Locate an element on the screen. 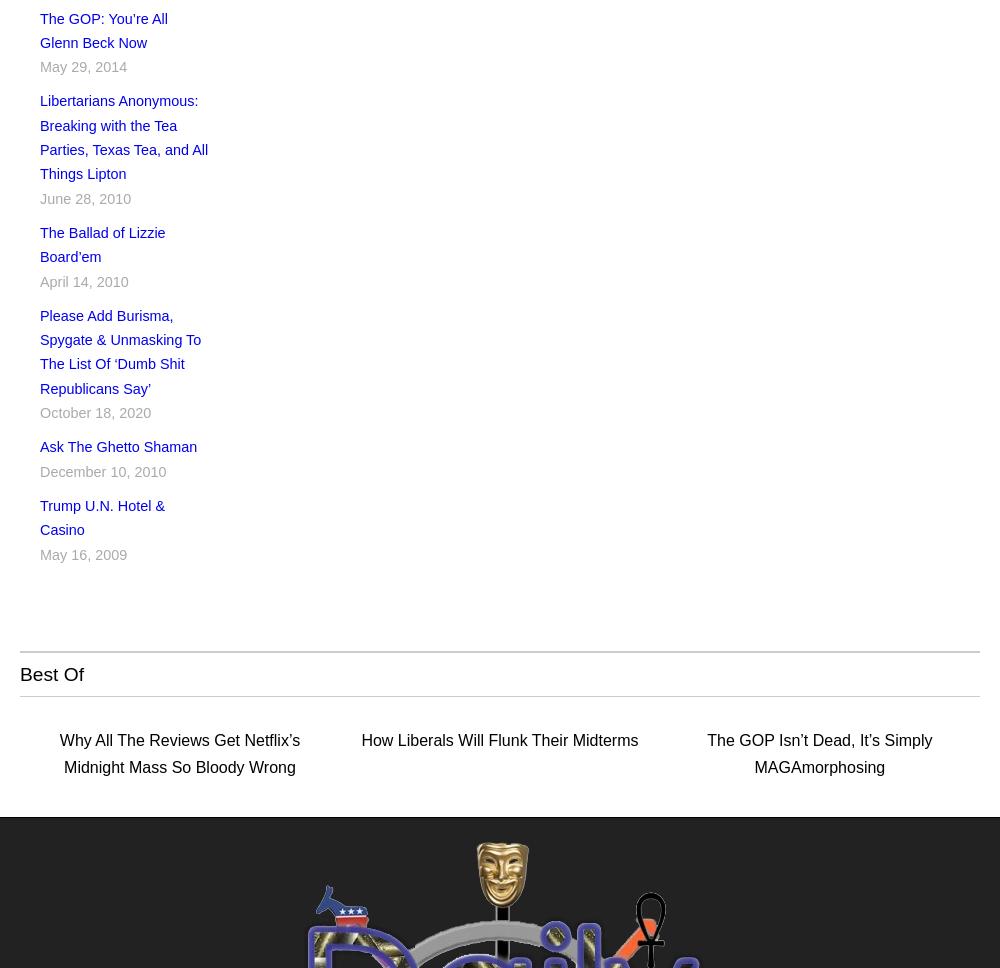 This screenshot has height=968, width=1000. 'The GOP Isn’t Dead, It’s Simply MAGAmorphosing' is located at coordinates (706, 753).